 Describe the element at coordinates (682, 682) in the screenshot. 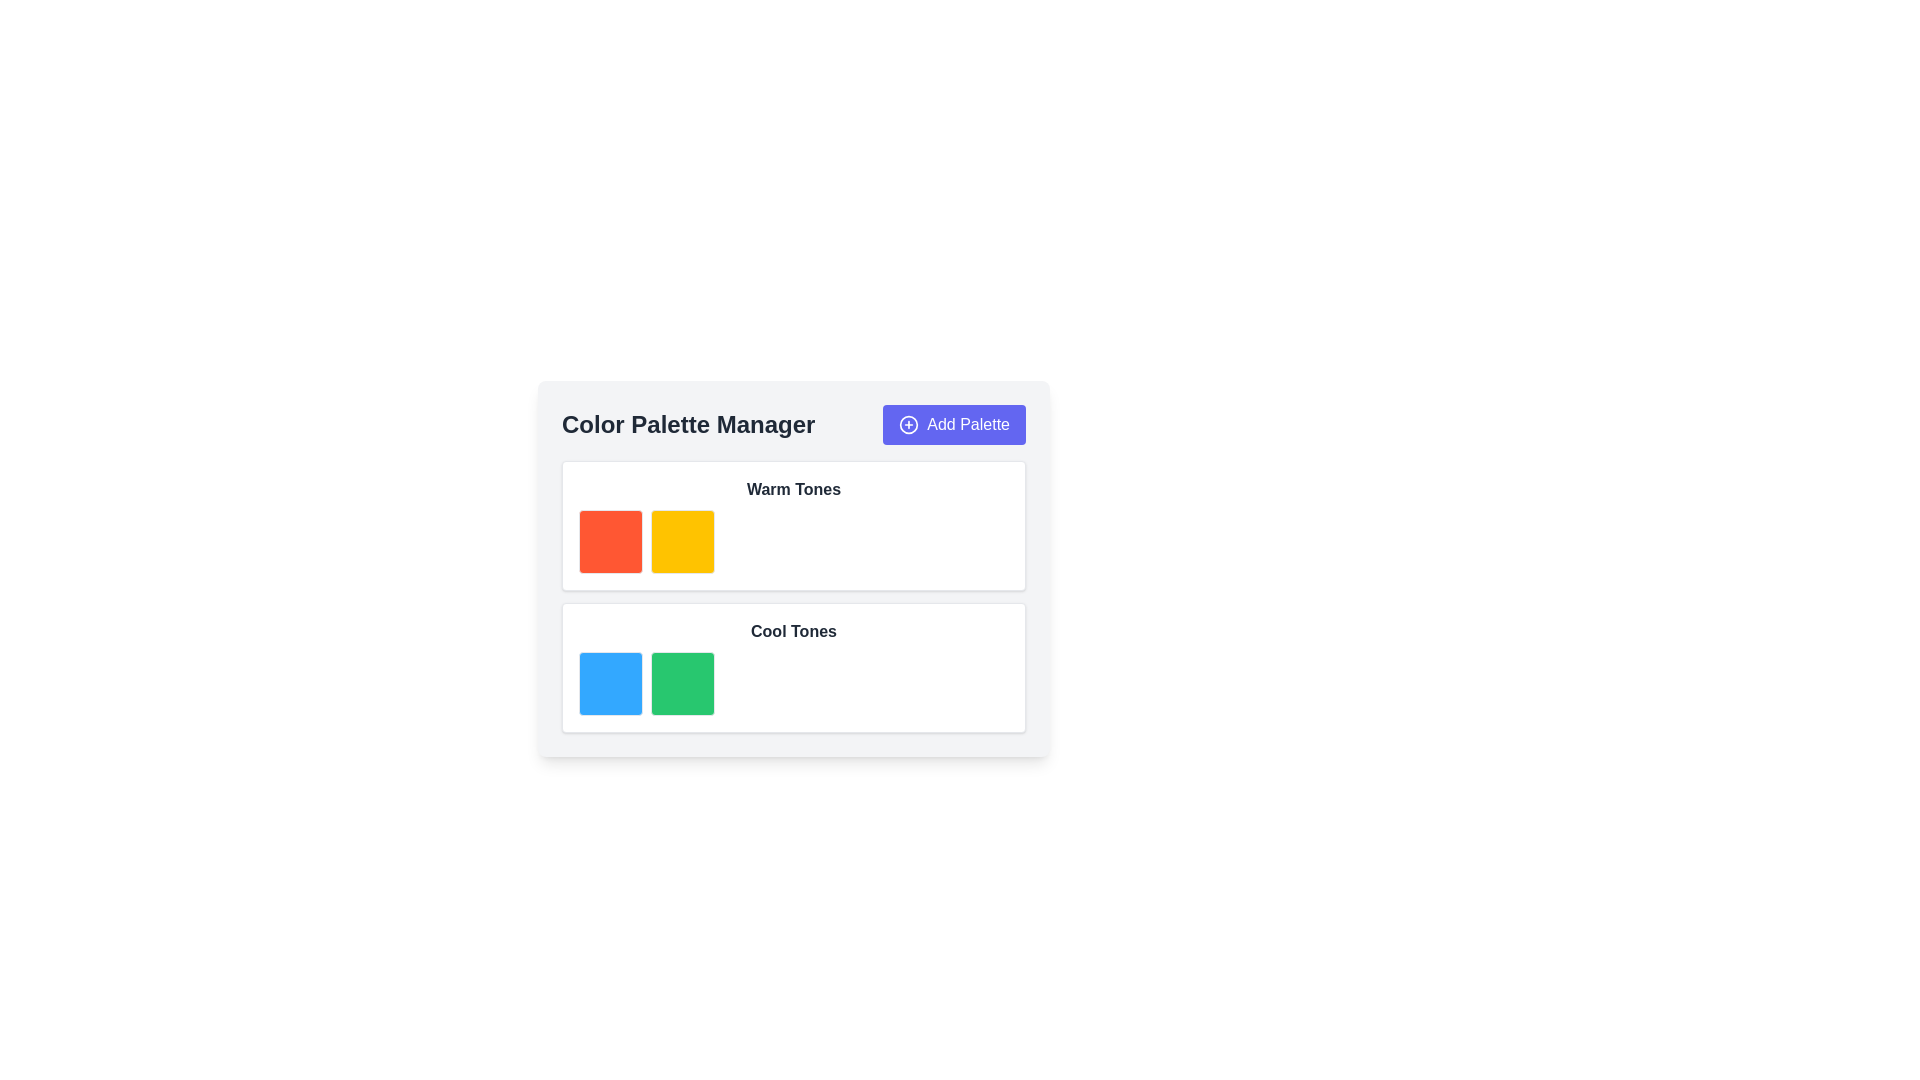

I see `the selectable color block representing the green tone in the color palette under the 'Cool Tones' section` at that location.